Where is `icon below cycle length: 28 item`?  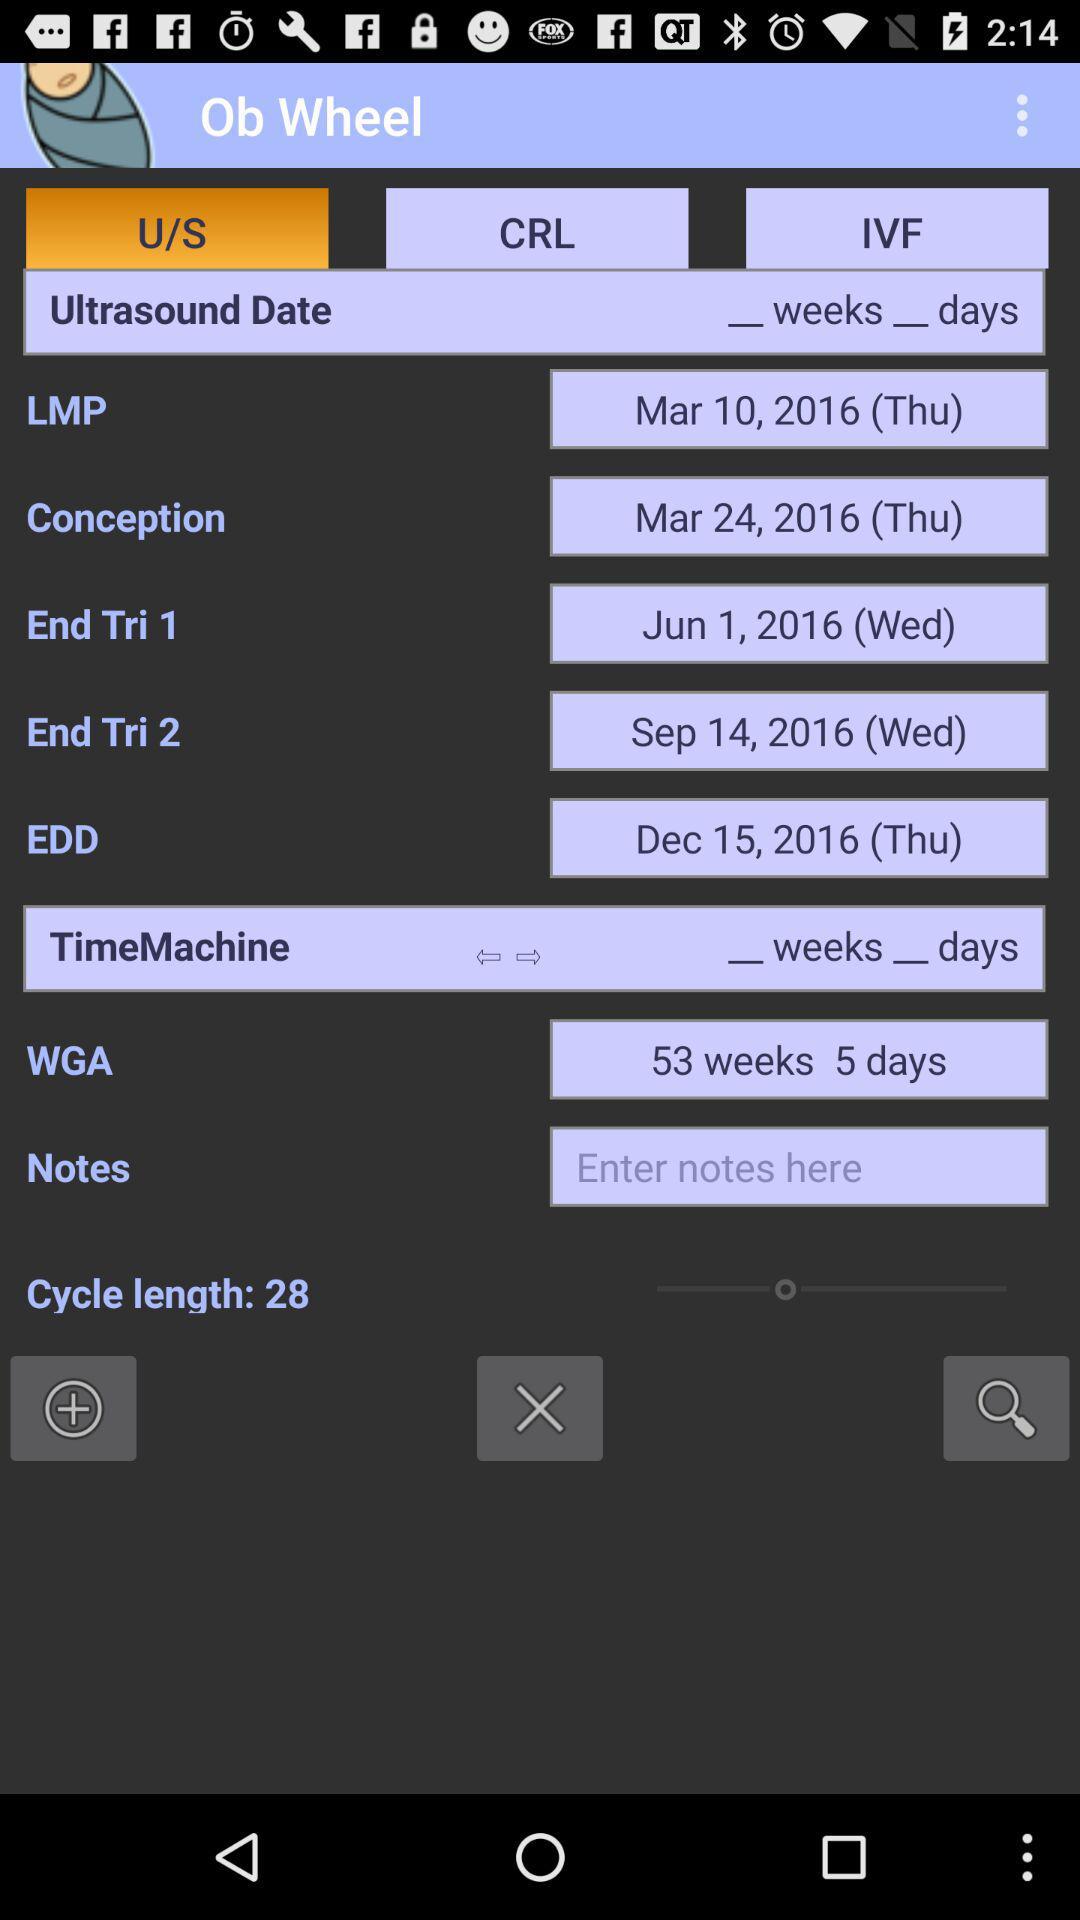 icon below cycle length: 28 item is located at coordinates (72, 1407).